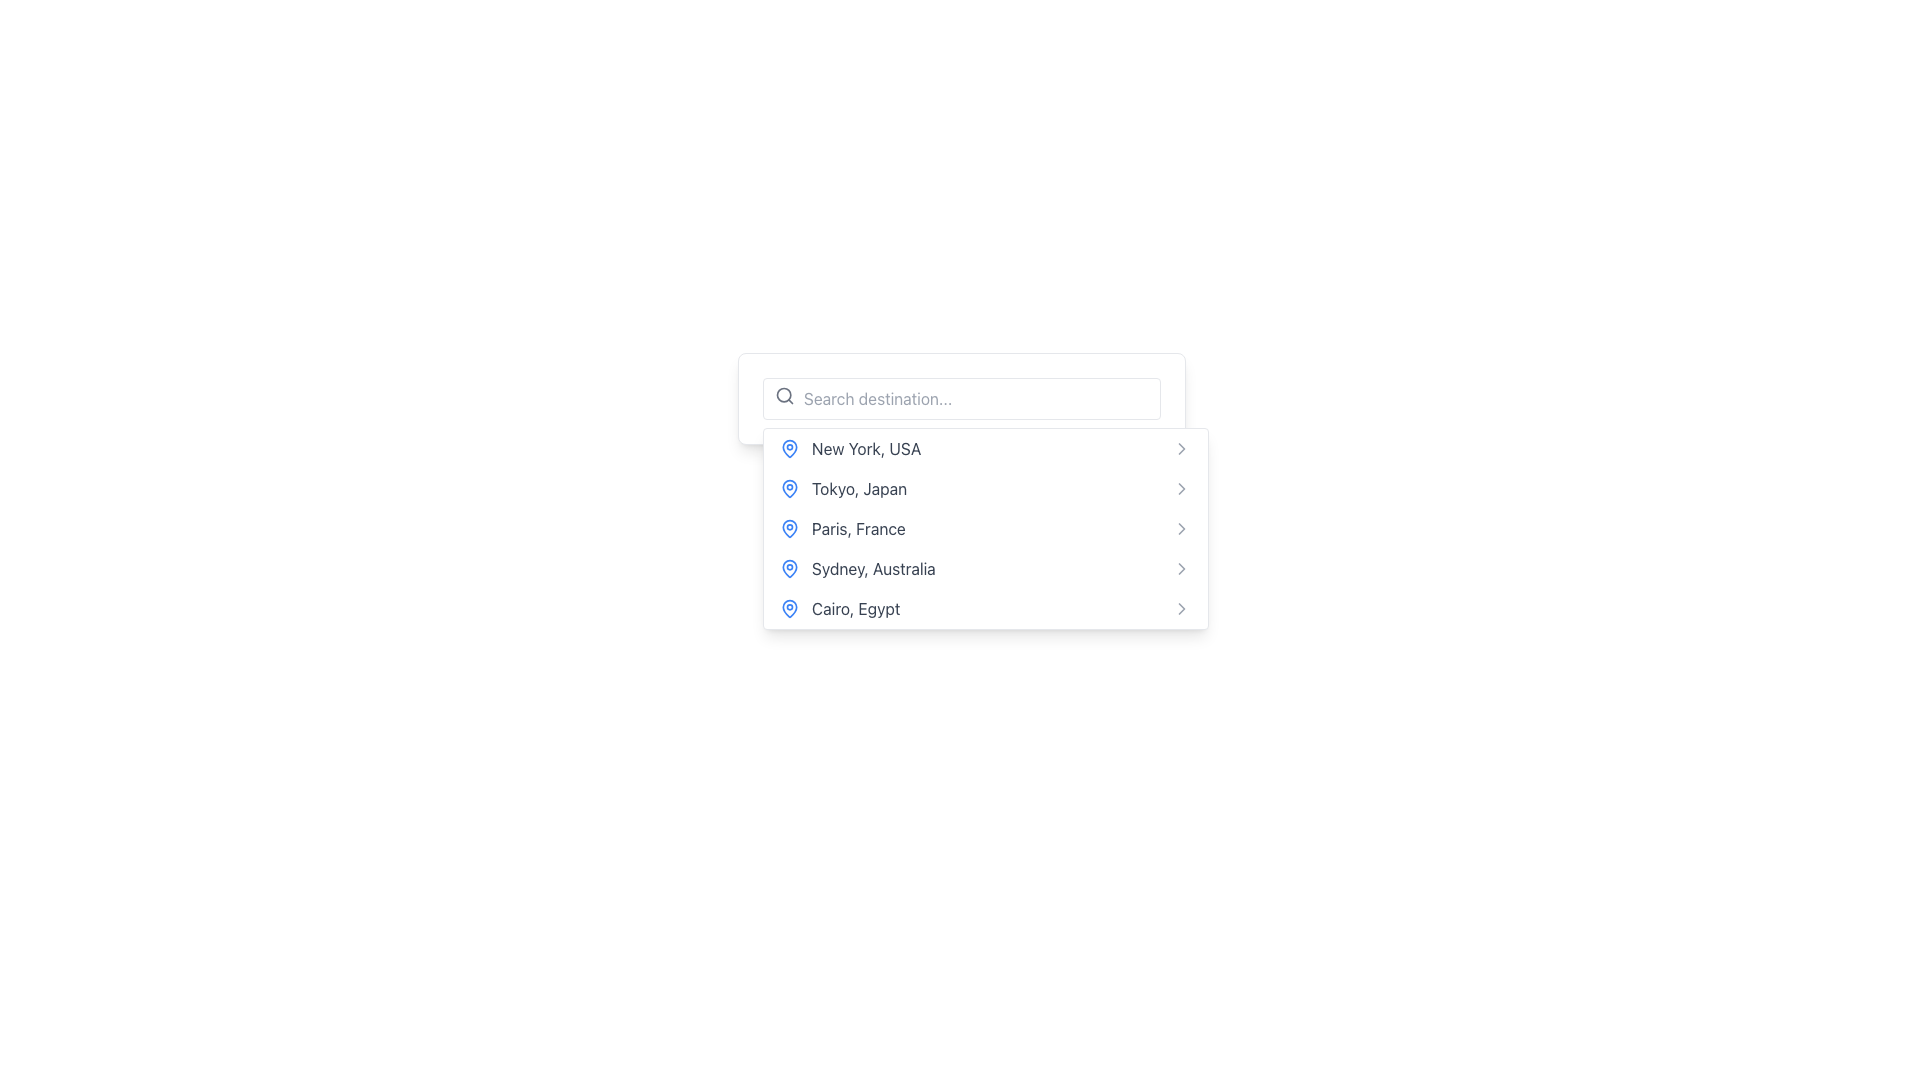  What do you see at coordinates (985, 489) in the screenshot?
I see `the second item in the dropdown menu, which is the selectable option for 'Tokyo, Japan'` at bounding box center [985, 489].